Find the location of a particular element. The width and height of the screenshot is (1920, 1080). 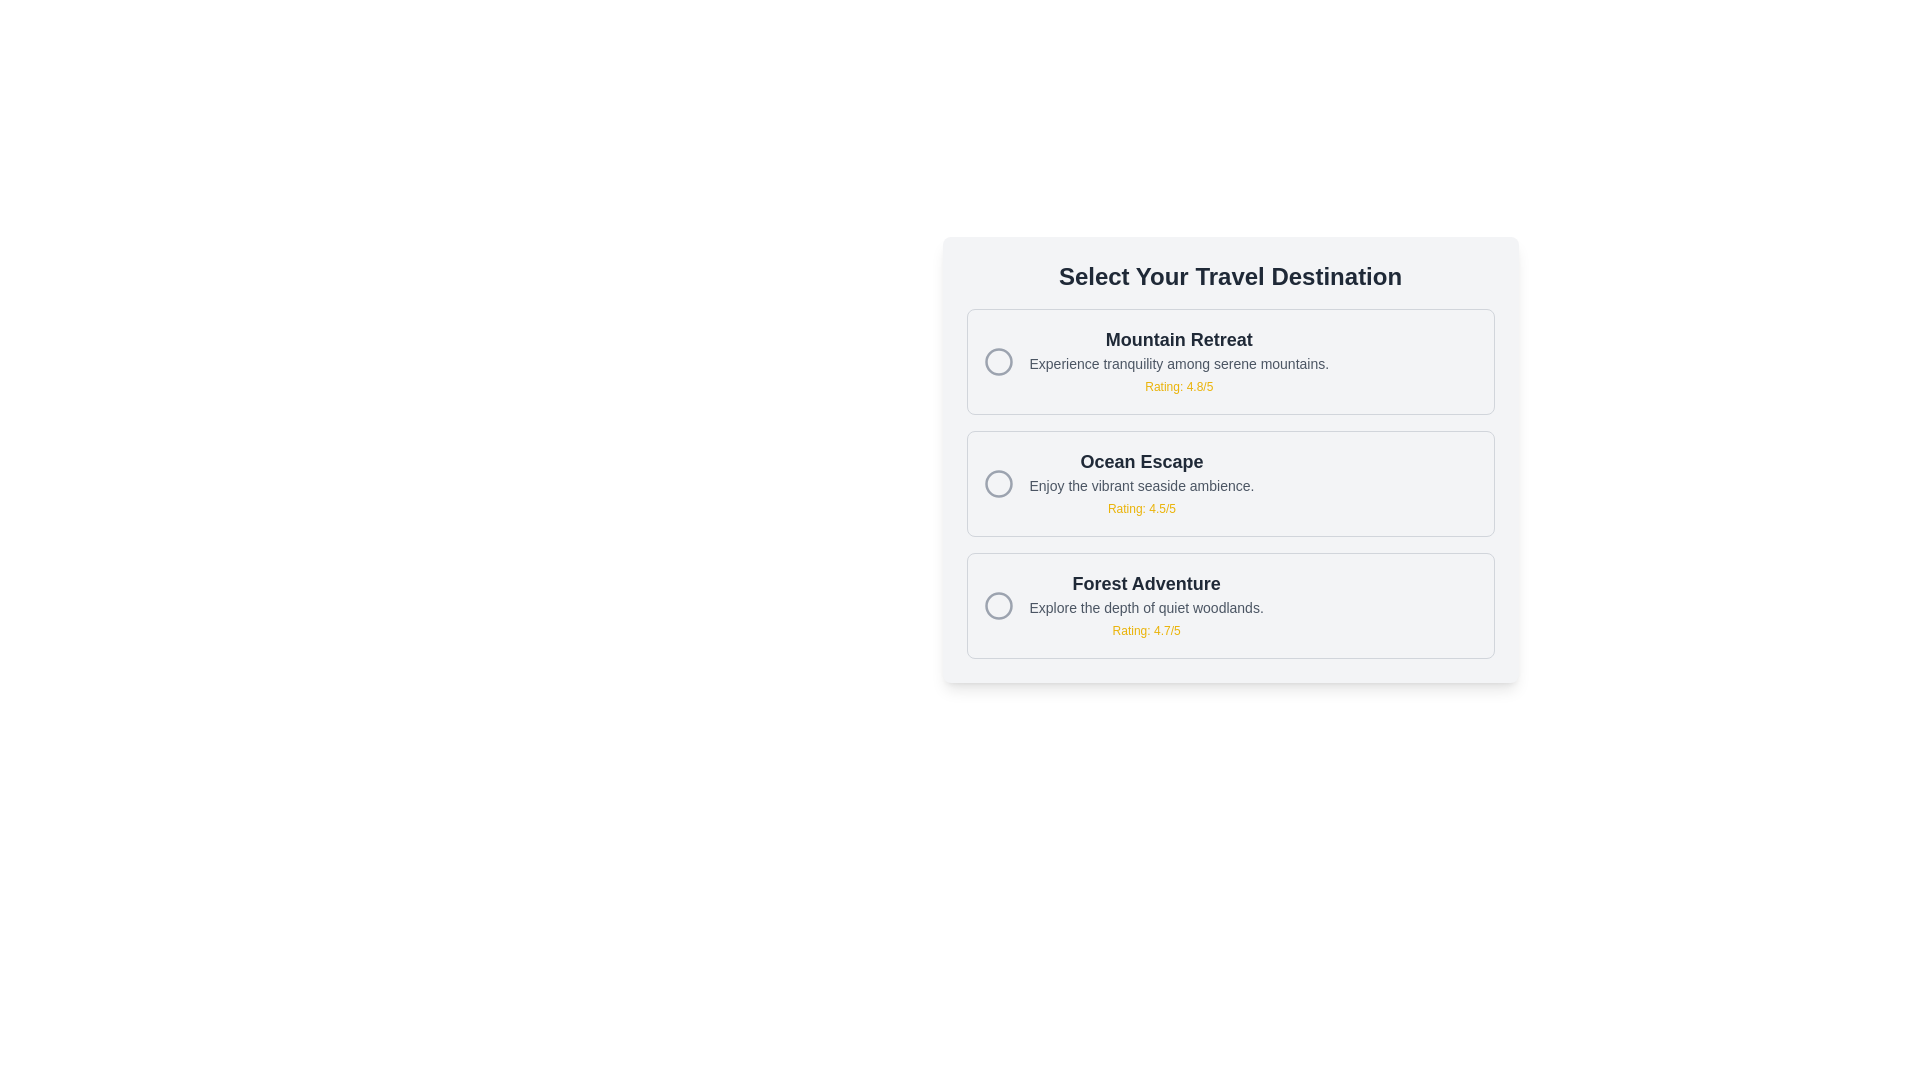

the text element displaying 'Experience tranquility among serene mountains.', which is styled in gray and positioned between the title 'Mountain Retreat' and the rating text 'Rating: 4.8/5' is located at coordinates (1179, 363).